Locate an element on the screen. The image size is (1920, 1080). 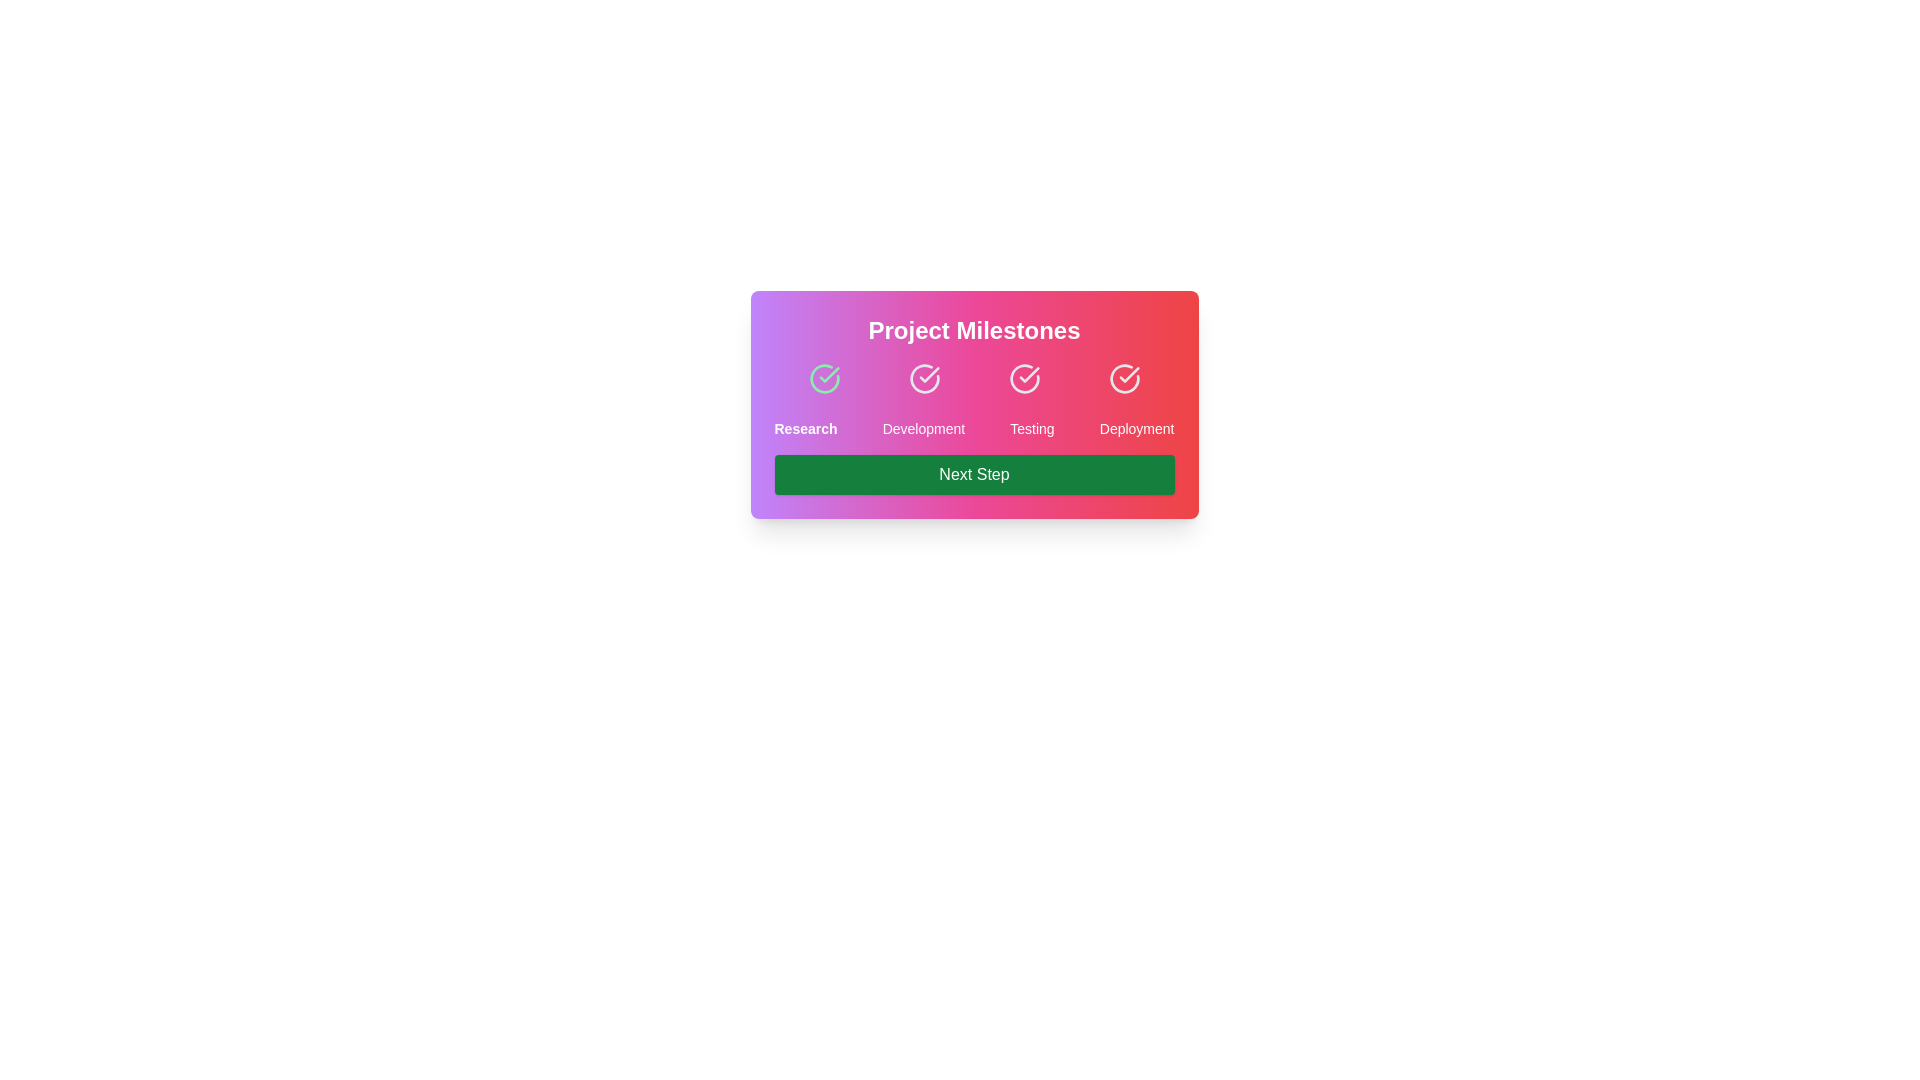
the Status Icon, which is a circular icon with a check mark inside, styled with a bold stroke and gray color, located as the third icon from the left under the 'Project Milestones' heading is located at coordinates (1024, 378).